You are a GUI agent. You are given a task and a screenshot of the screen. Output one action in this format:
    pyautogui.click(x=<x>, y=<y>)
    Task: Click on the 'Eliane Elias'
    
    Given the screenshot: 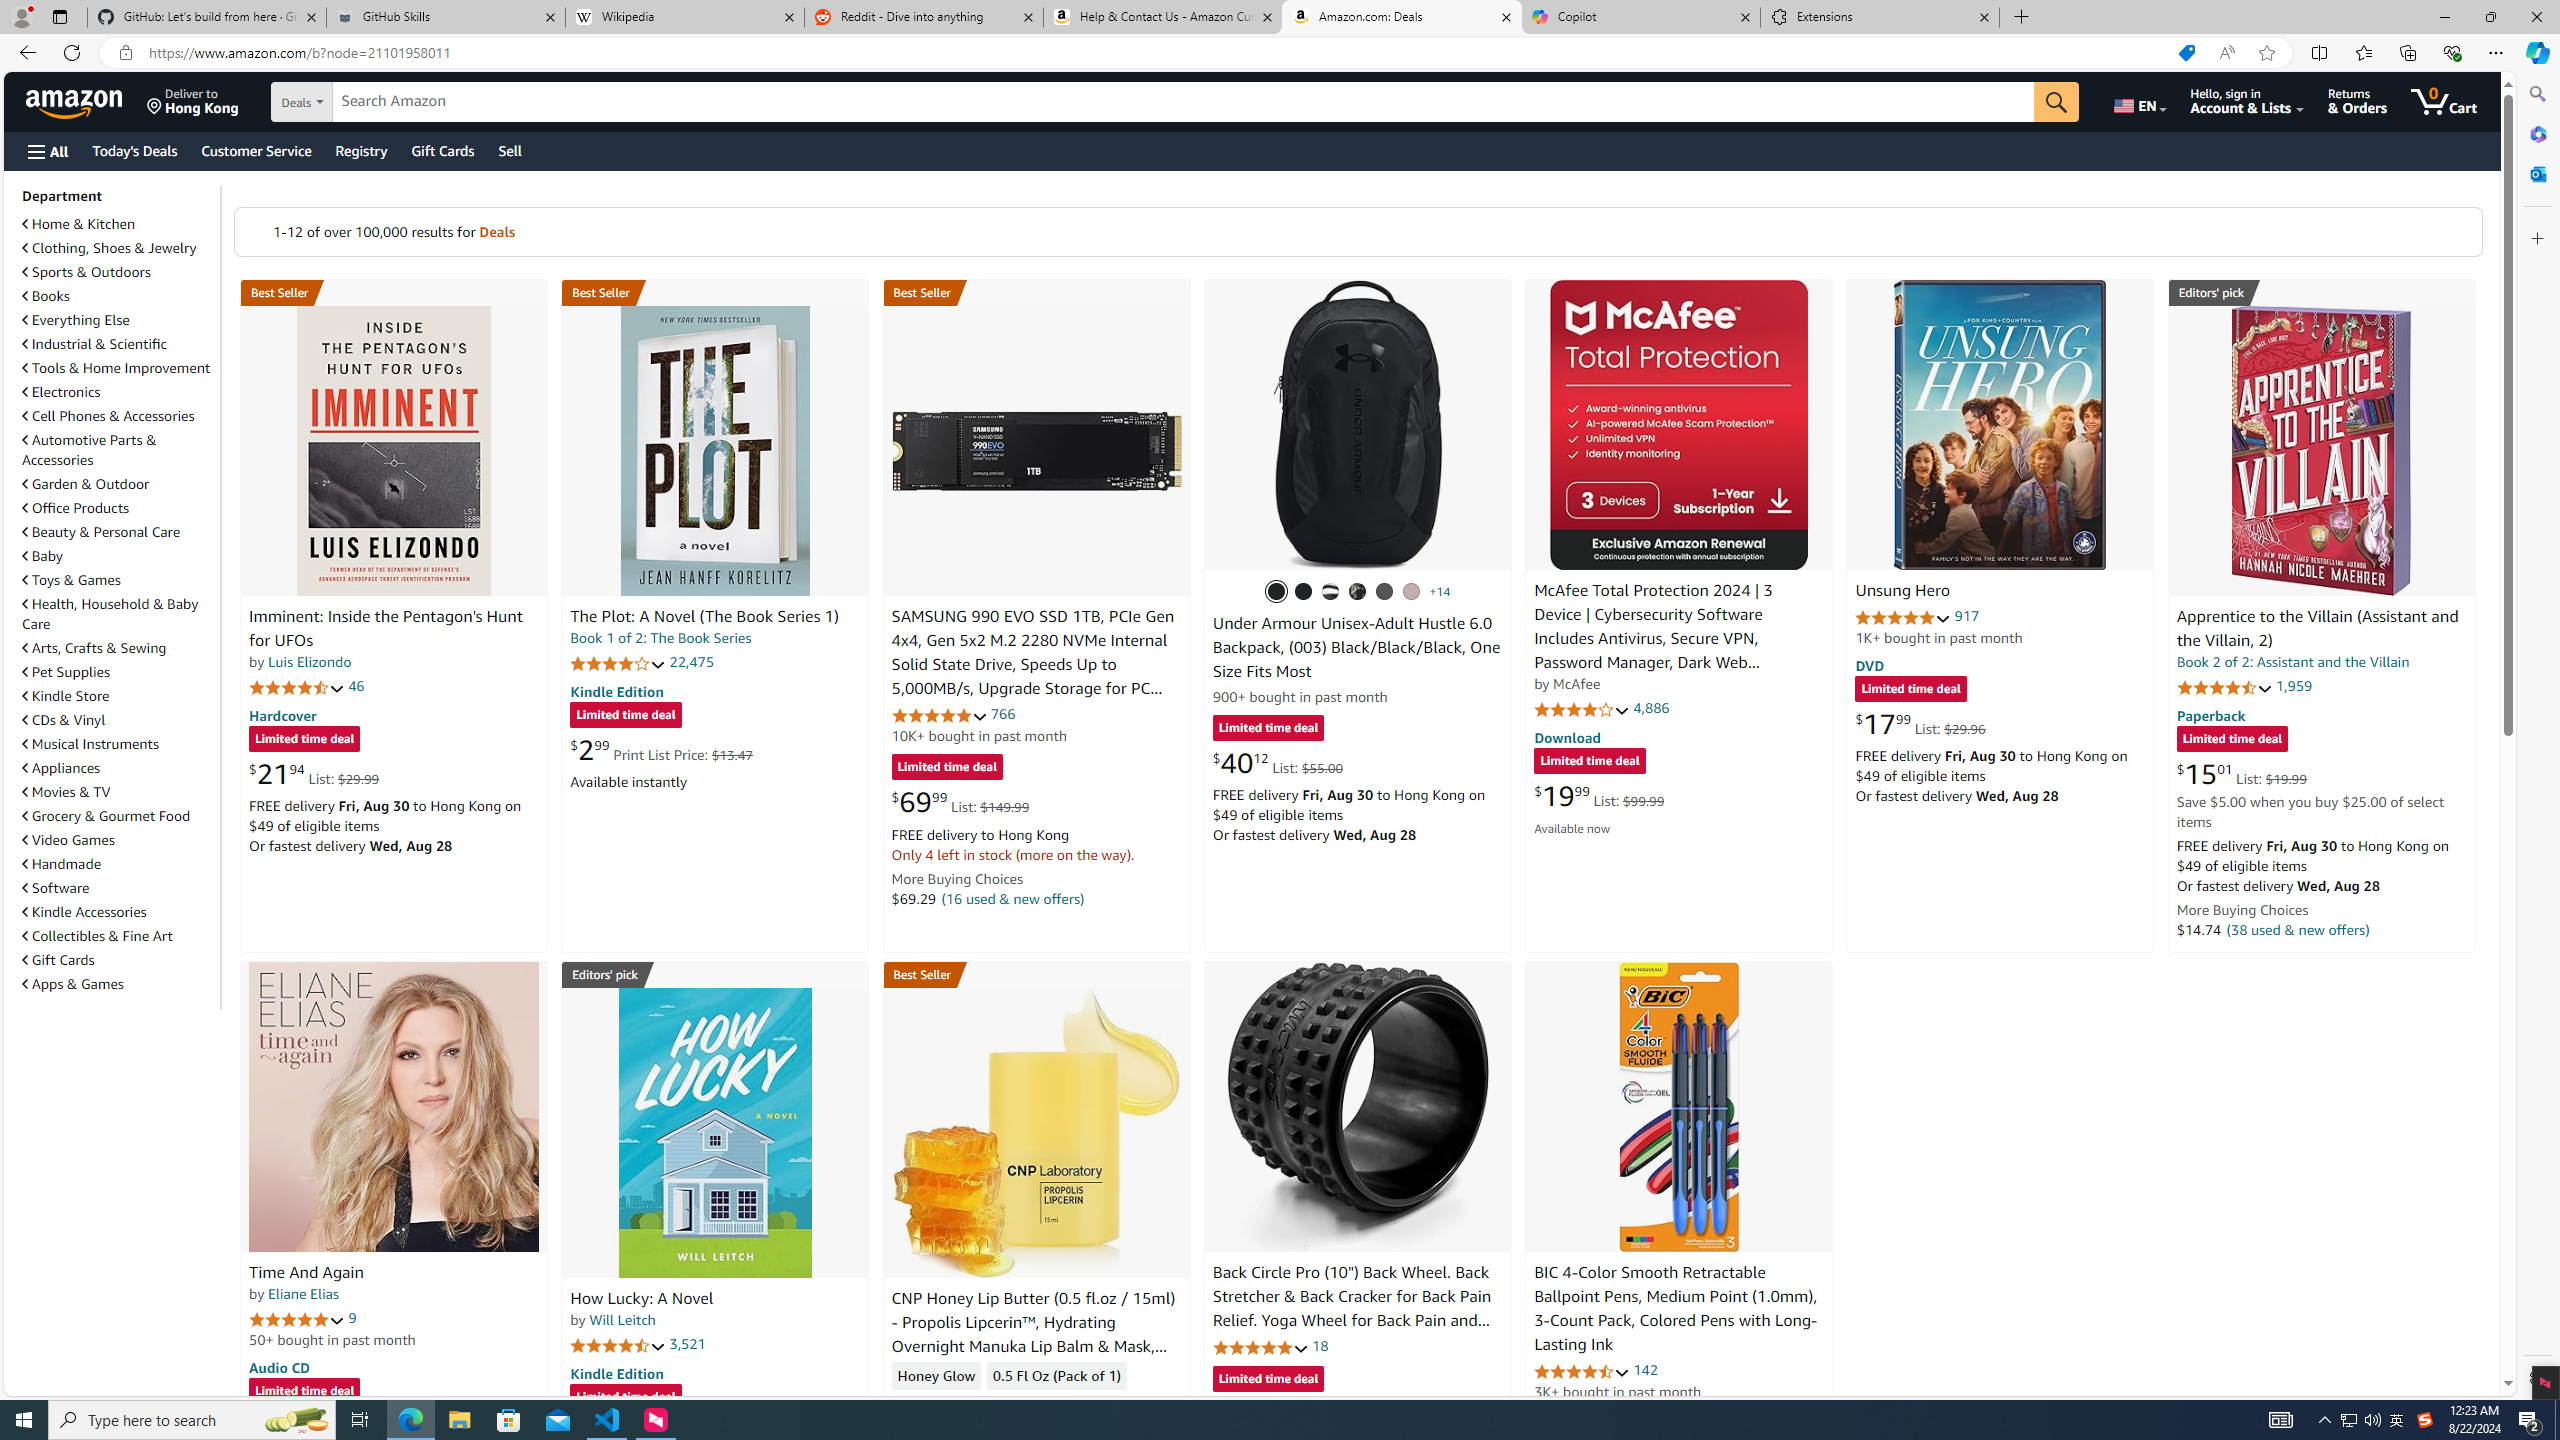 What is the action you would take?
    pyautogui.click(x=301, y=1292)
    